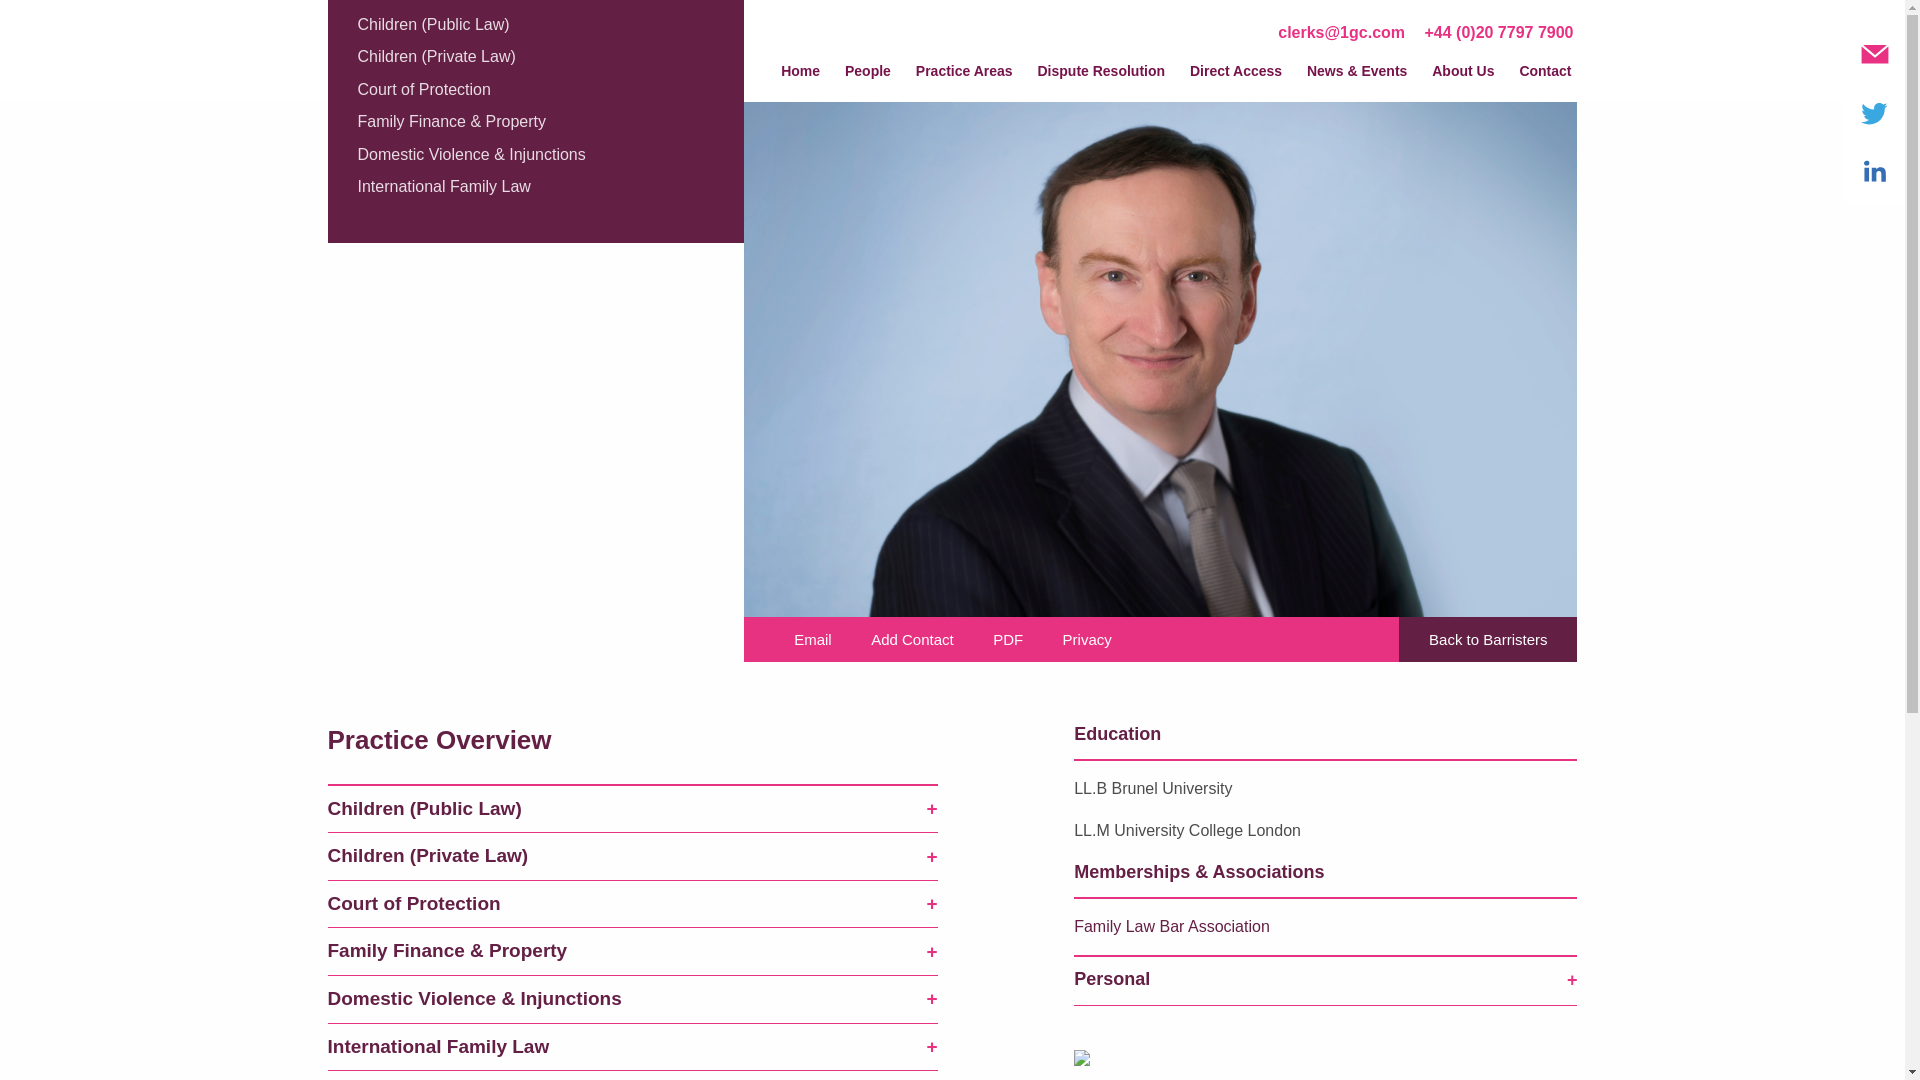 The height and width of the screenshot is (1080, 1920). I want to click on 'Home', so click(800, 76).